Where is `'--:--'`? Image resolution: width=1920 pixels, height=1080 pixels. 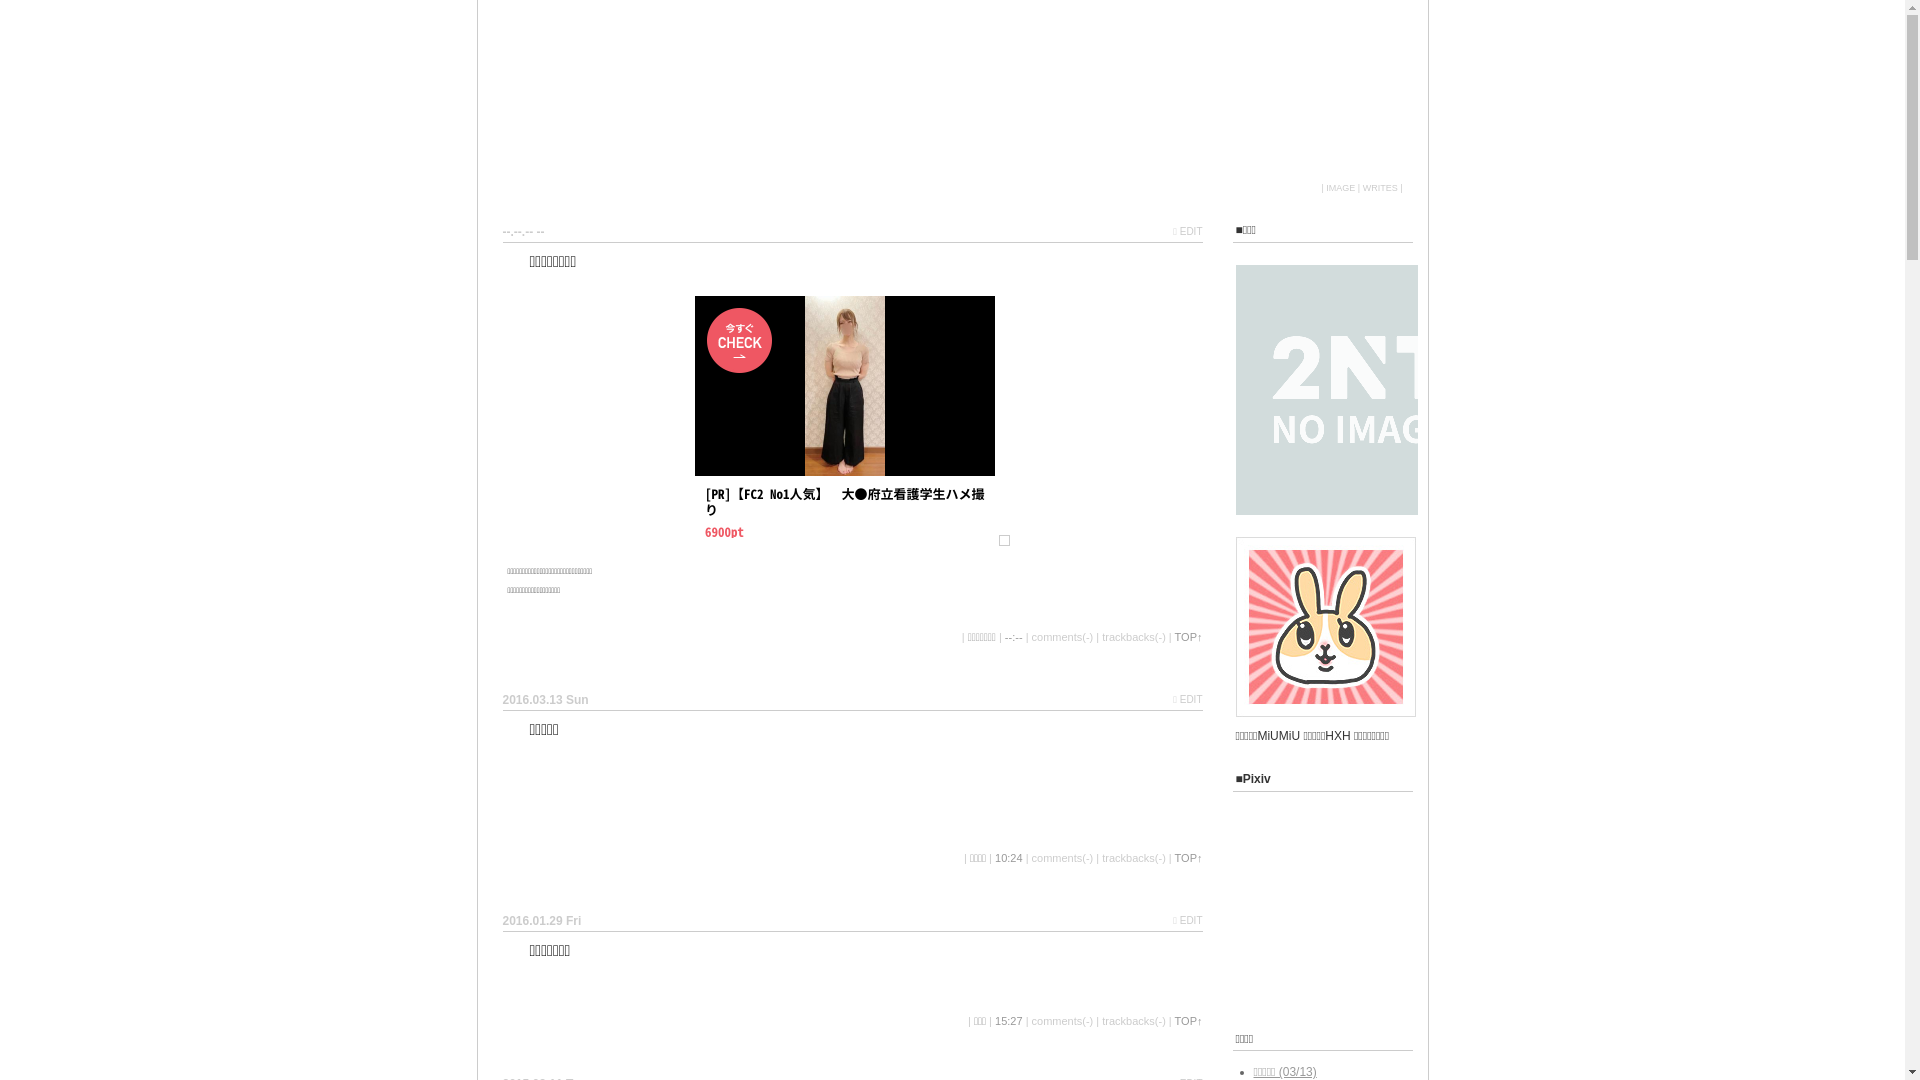 '--:--' is located at coordinates (1013, 636).